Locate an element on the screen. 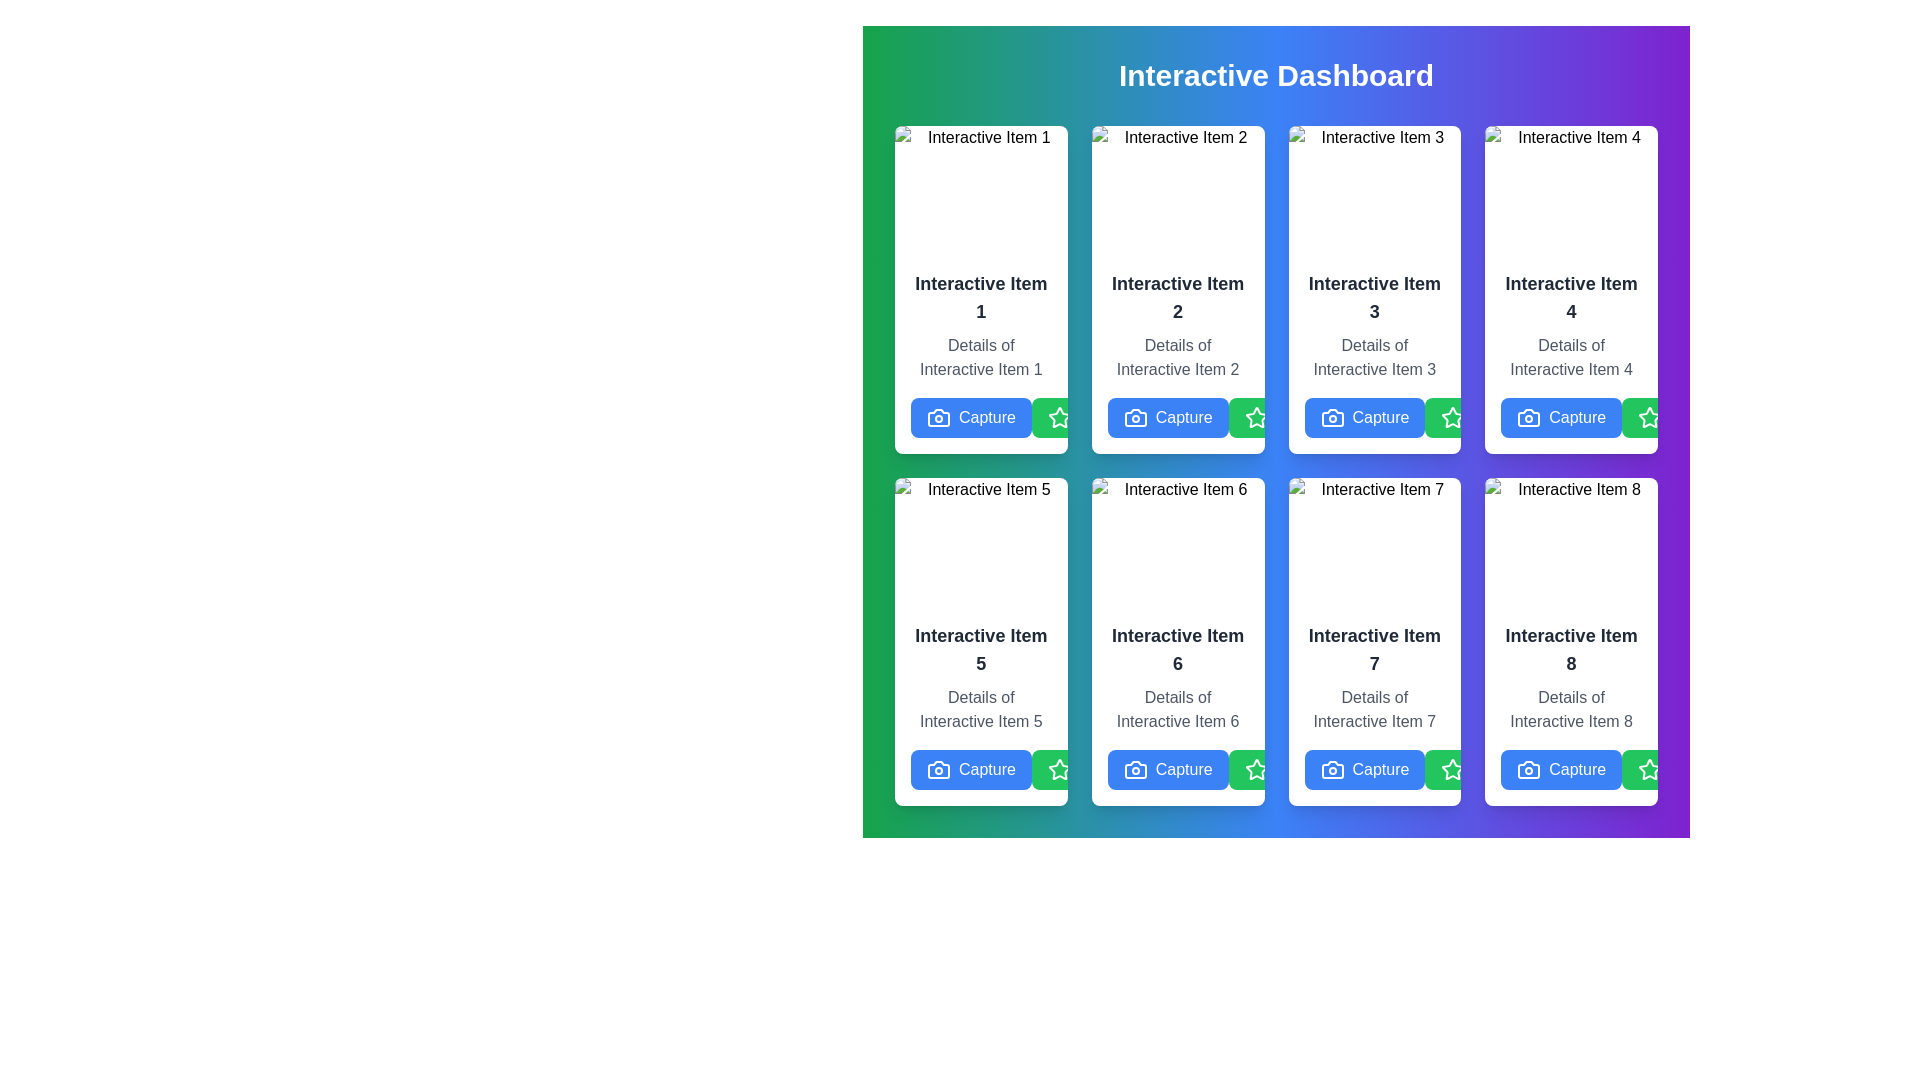  the text block containing 'Details of Interactive Item 5' styled in gray font, which is located below the title 'Interactive Item 5' within the fifth card of the grid layout is located at coordinates (981, 708).